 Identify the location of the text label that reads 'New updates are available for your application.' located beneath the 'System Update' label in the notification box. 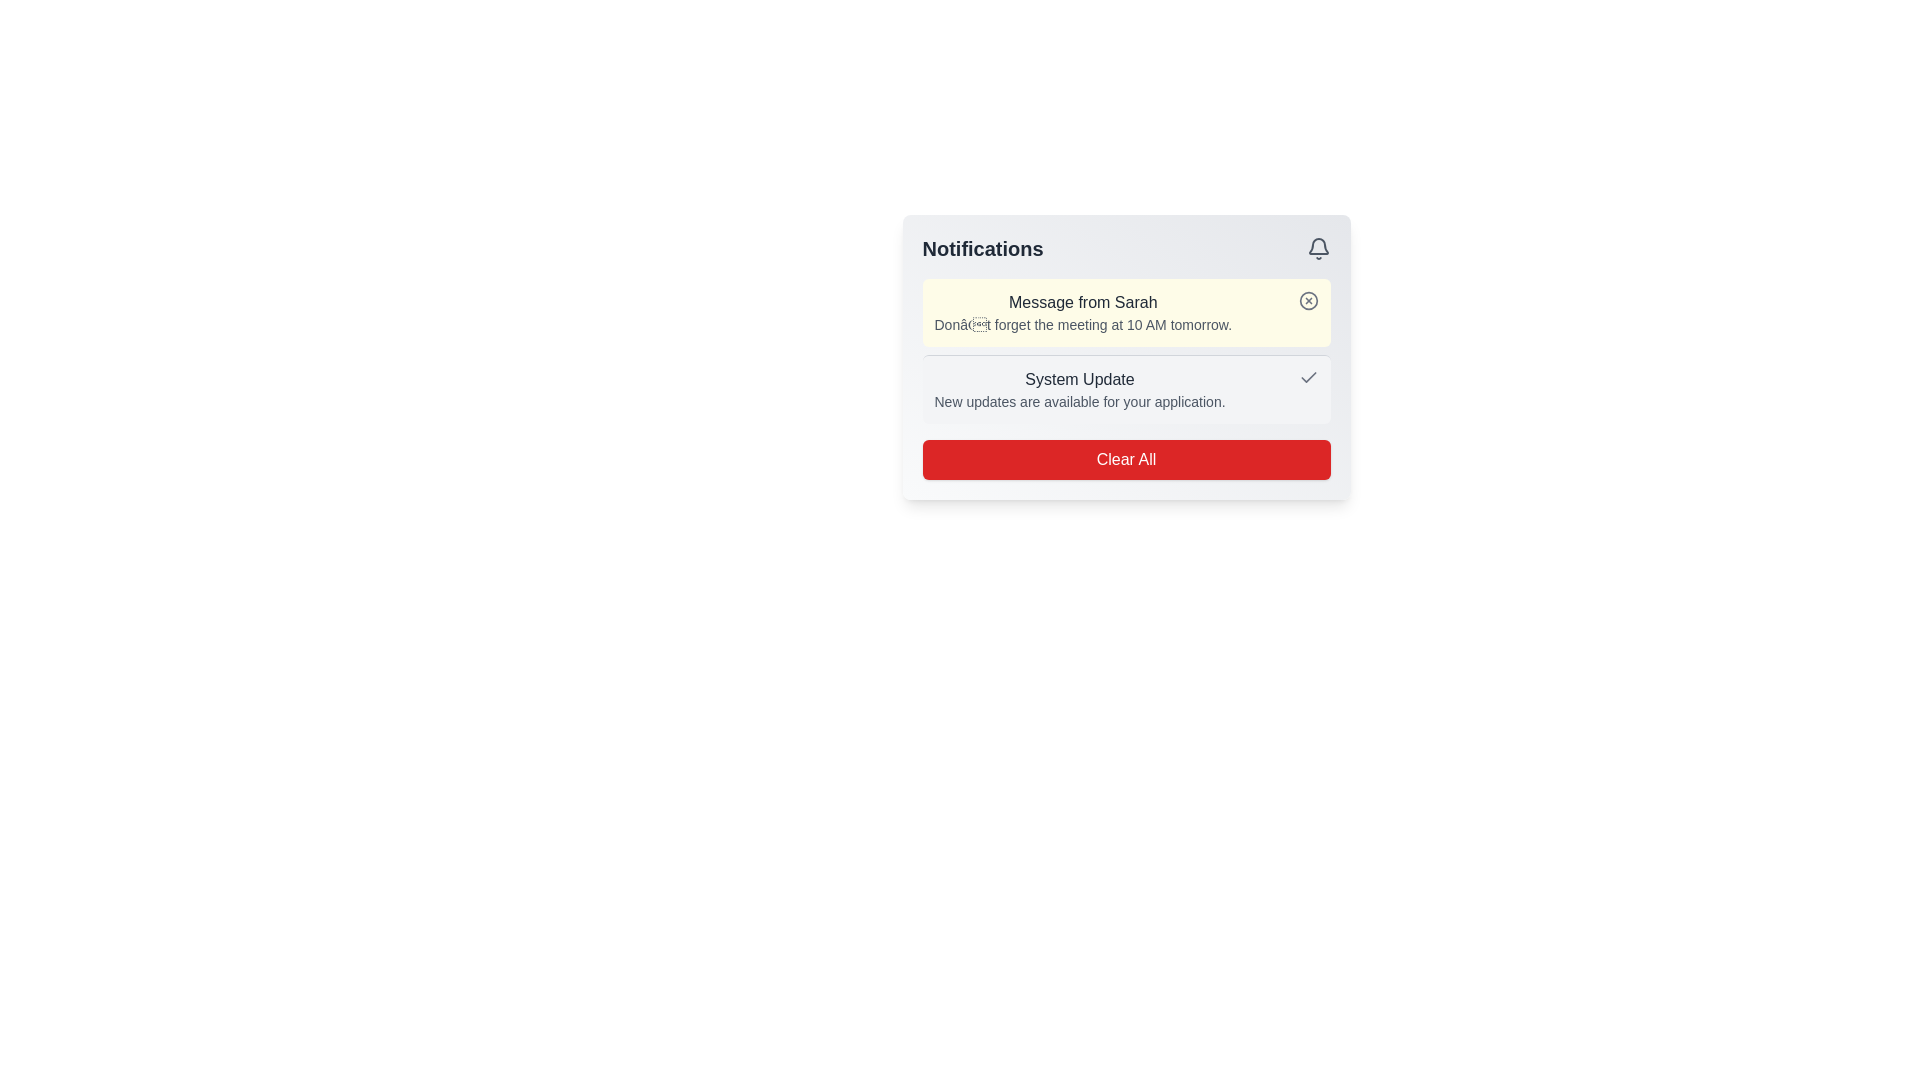
(1079, 401).